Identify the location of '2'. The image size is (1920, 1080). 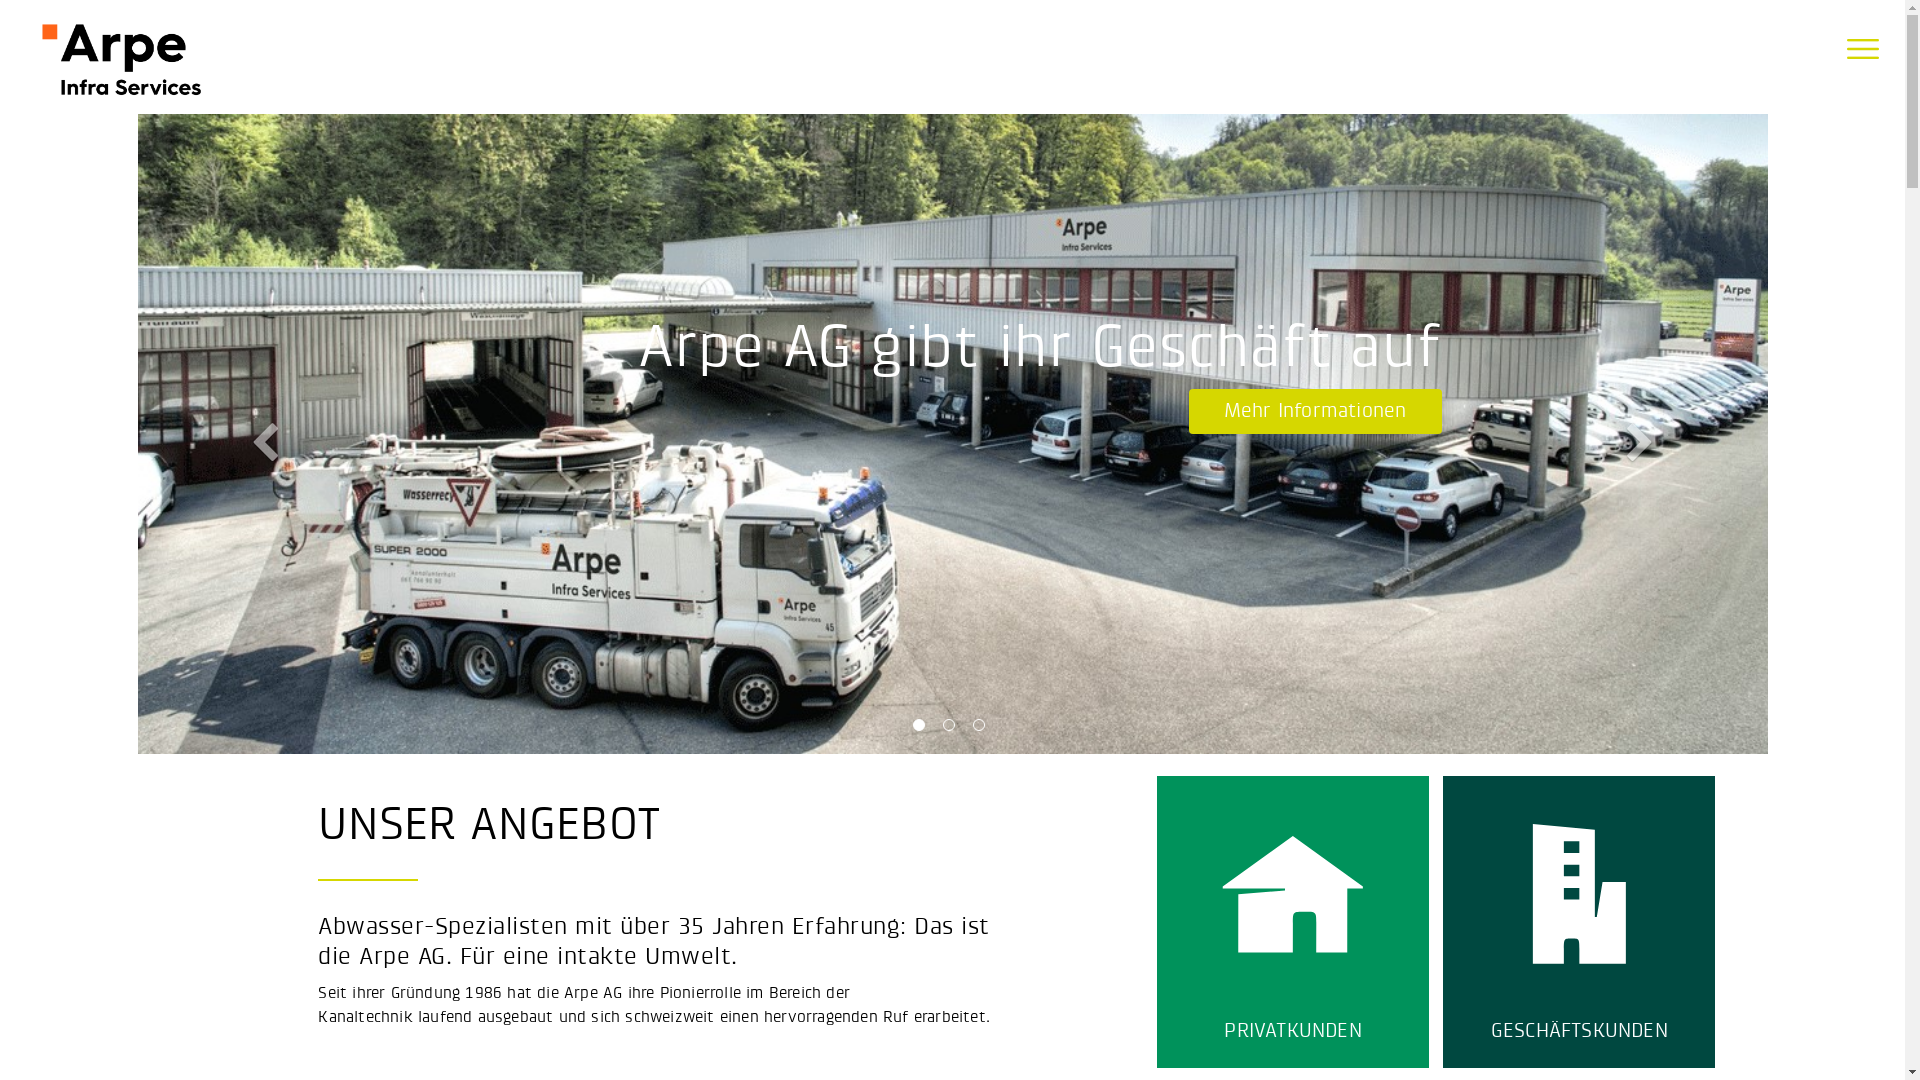
(950, 729).